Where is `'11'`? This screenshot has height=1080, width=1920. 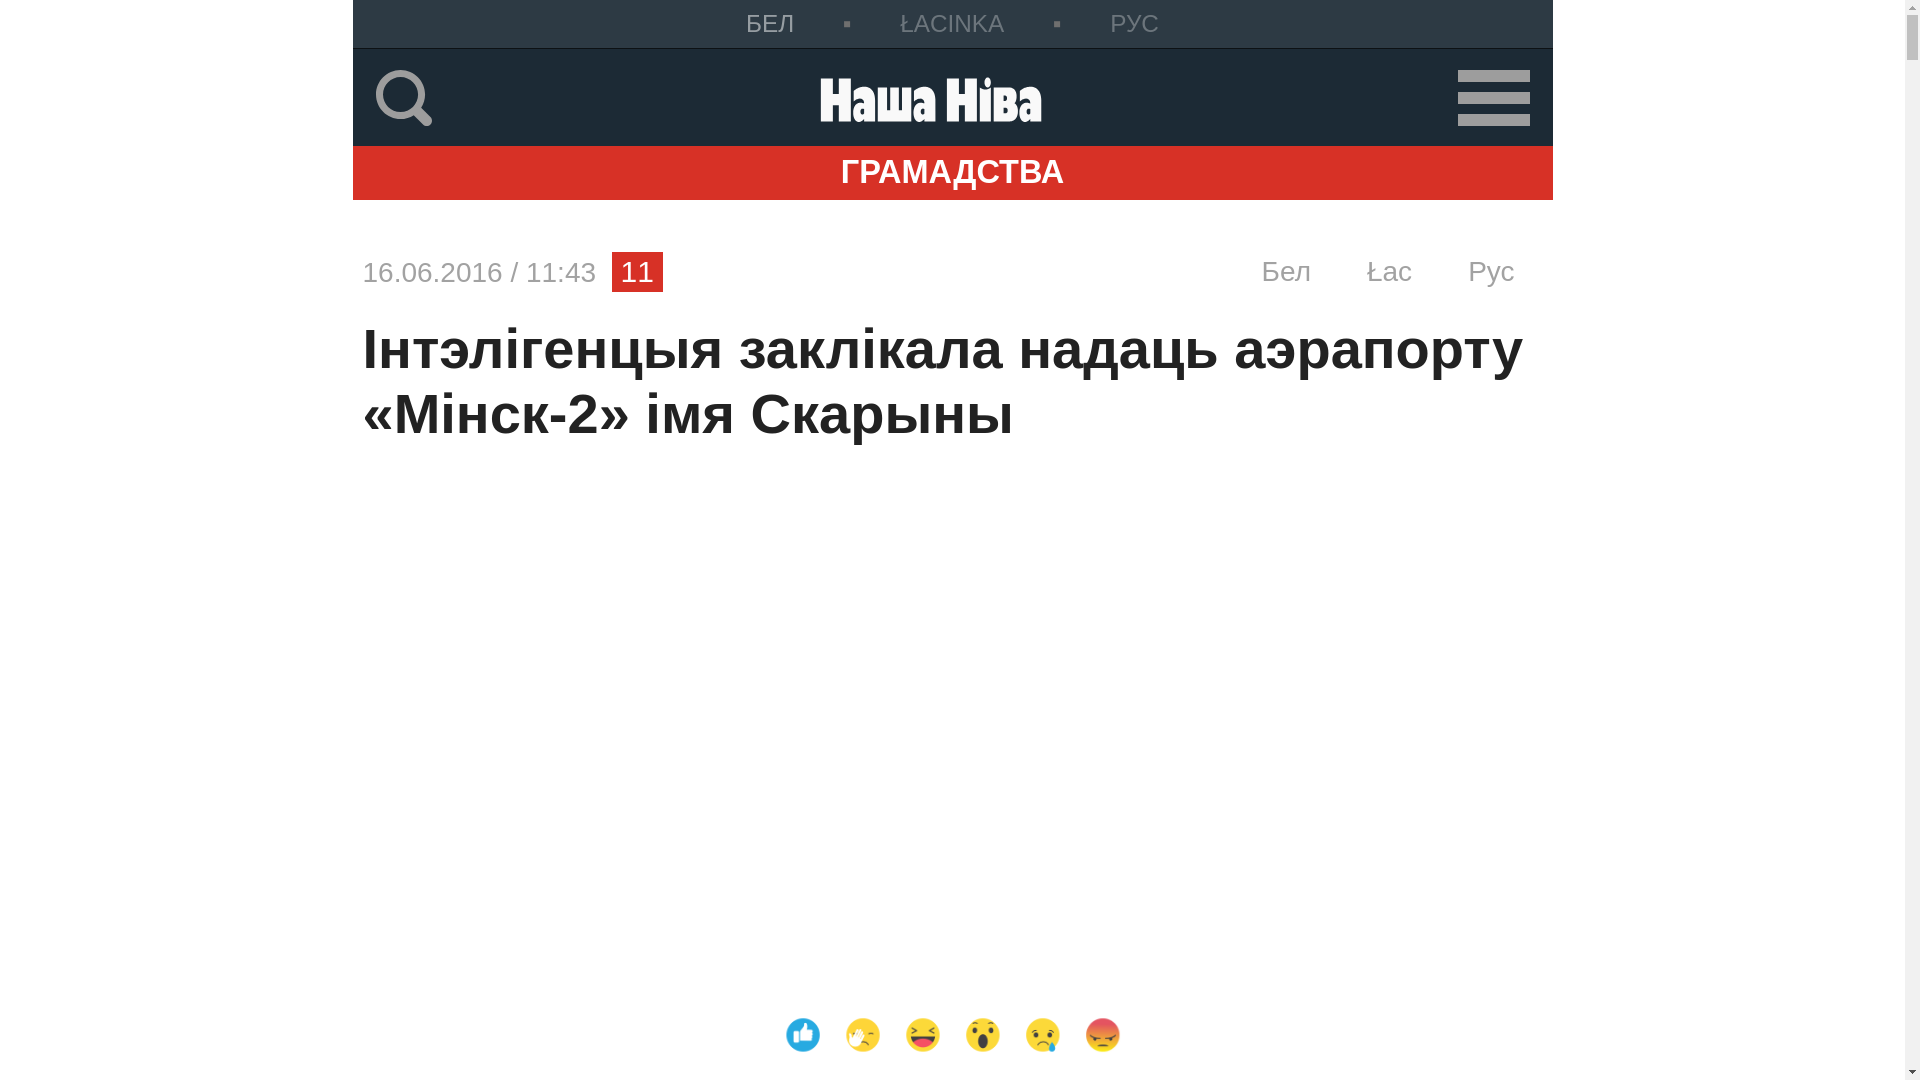
'11' is located at coordinates (636, 272).